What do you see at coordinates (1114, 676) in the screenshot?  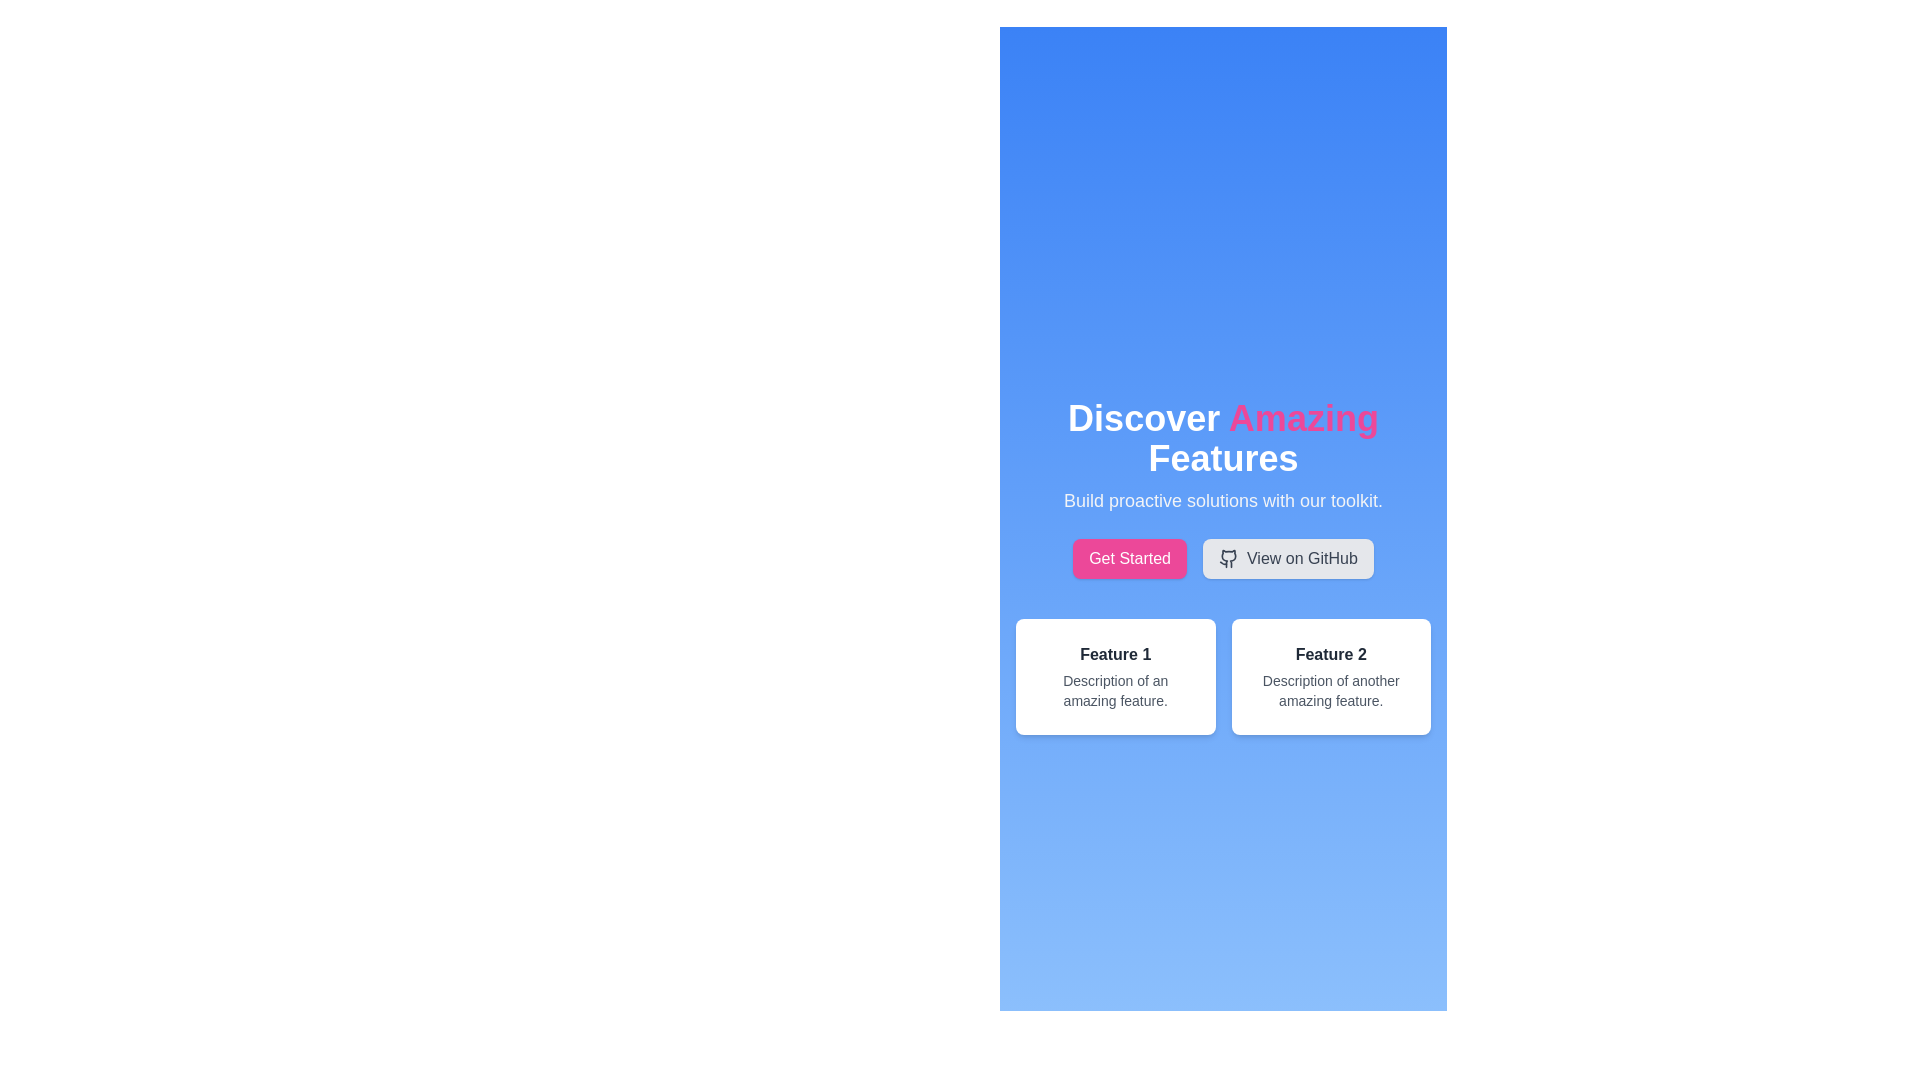 I see `the first informational card titled 'Feature 1', which is positioned in the leftmost column of a grid layout, displaying a bold text and a description below it` at bounding box center [1114, 676].